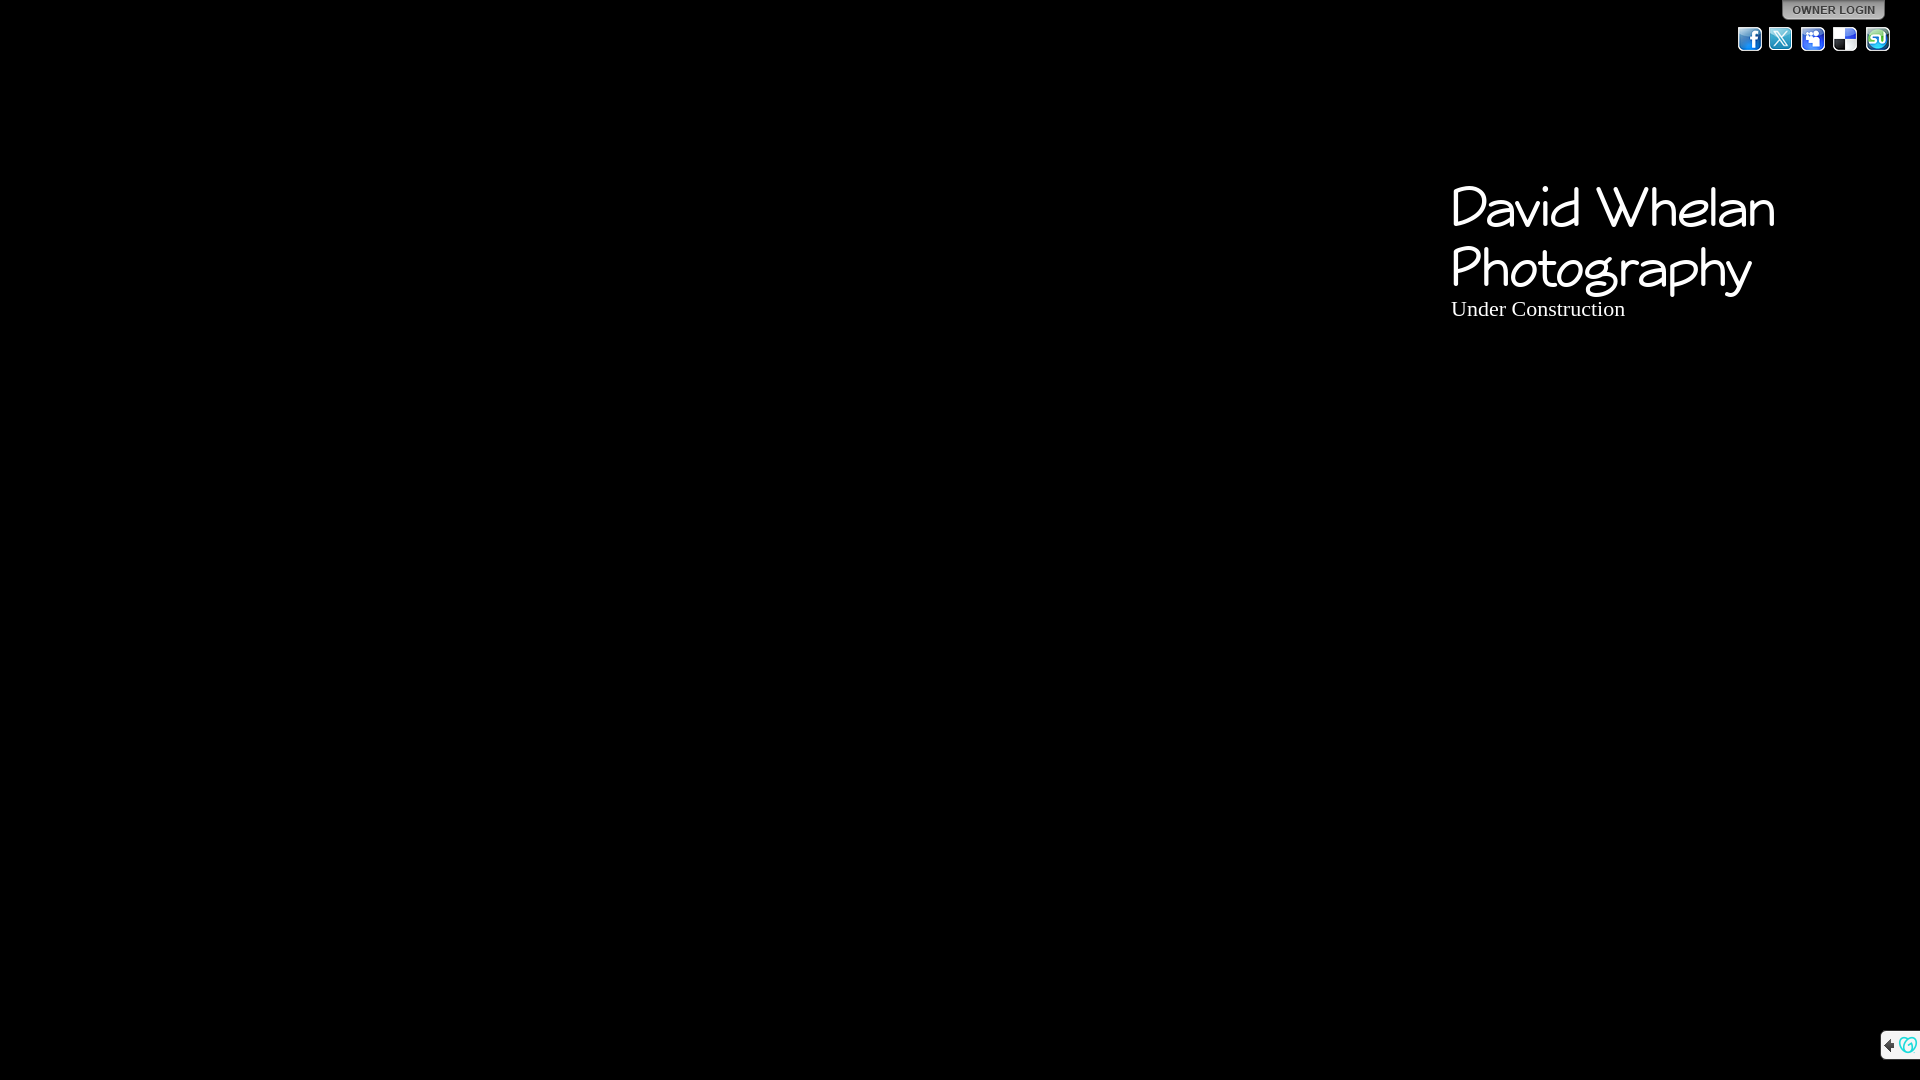 The height and width of the screenshot is (1080, 1920). I want to click on 'MySpace', so click(1814, 38).